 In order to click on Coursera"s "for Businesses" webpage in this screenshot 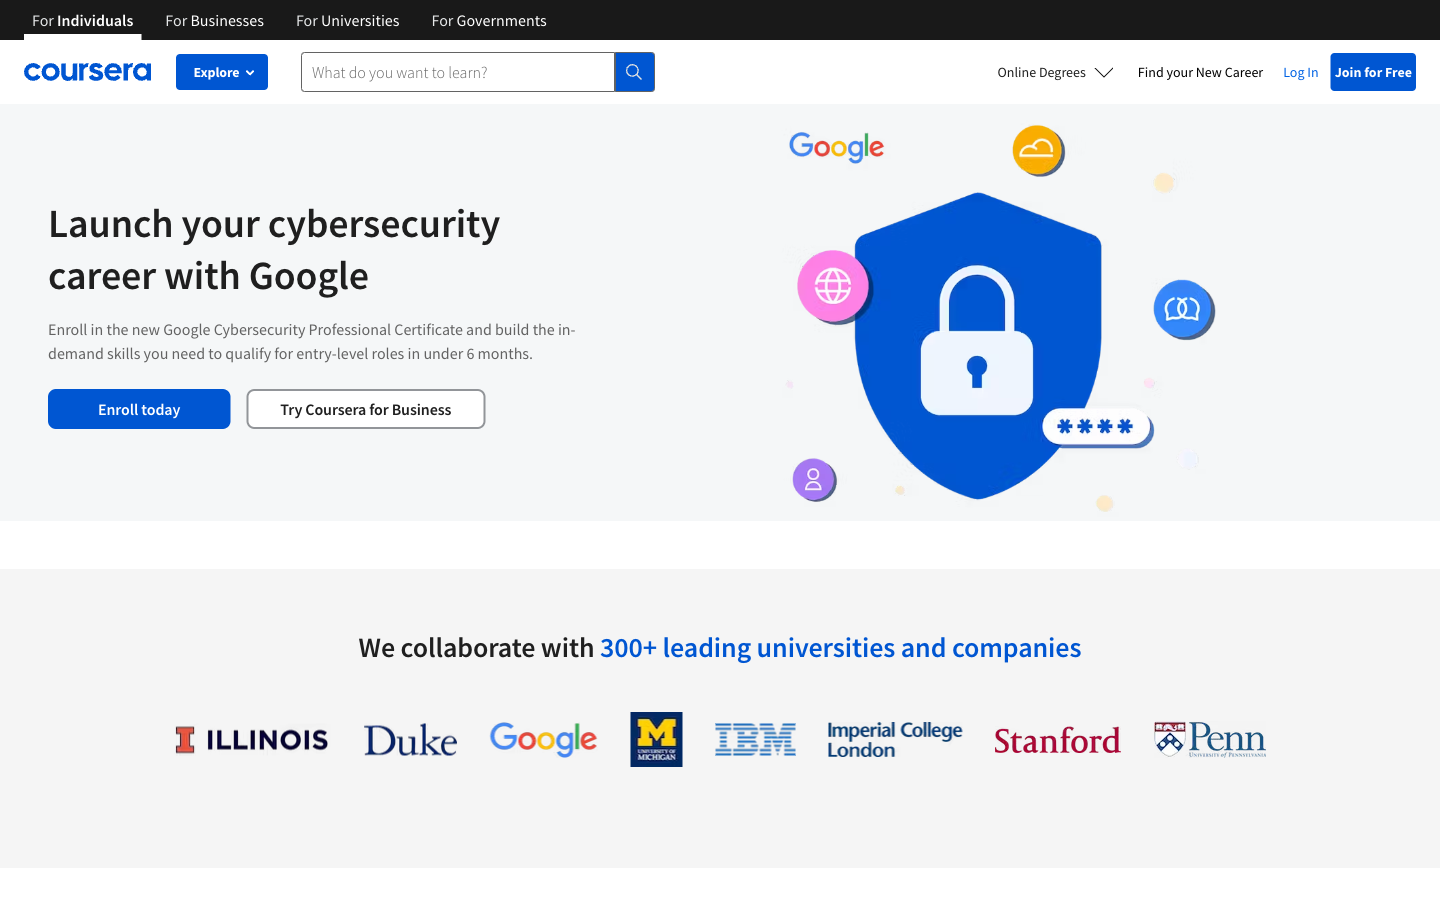, I will do `click(214, 18)`.